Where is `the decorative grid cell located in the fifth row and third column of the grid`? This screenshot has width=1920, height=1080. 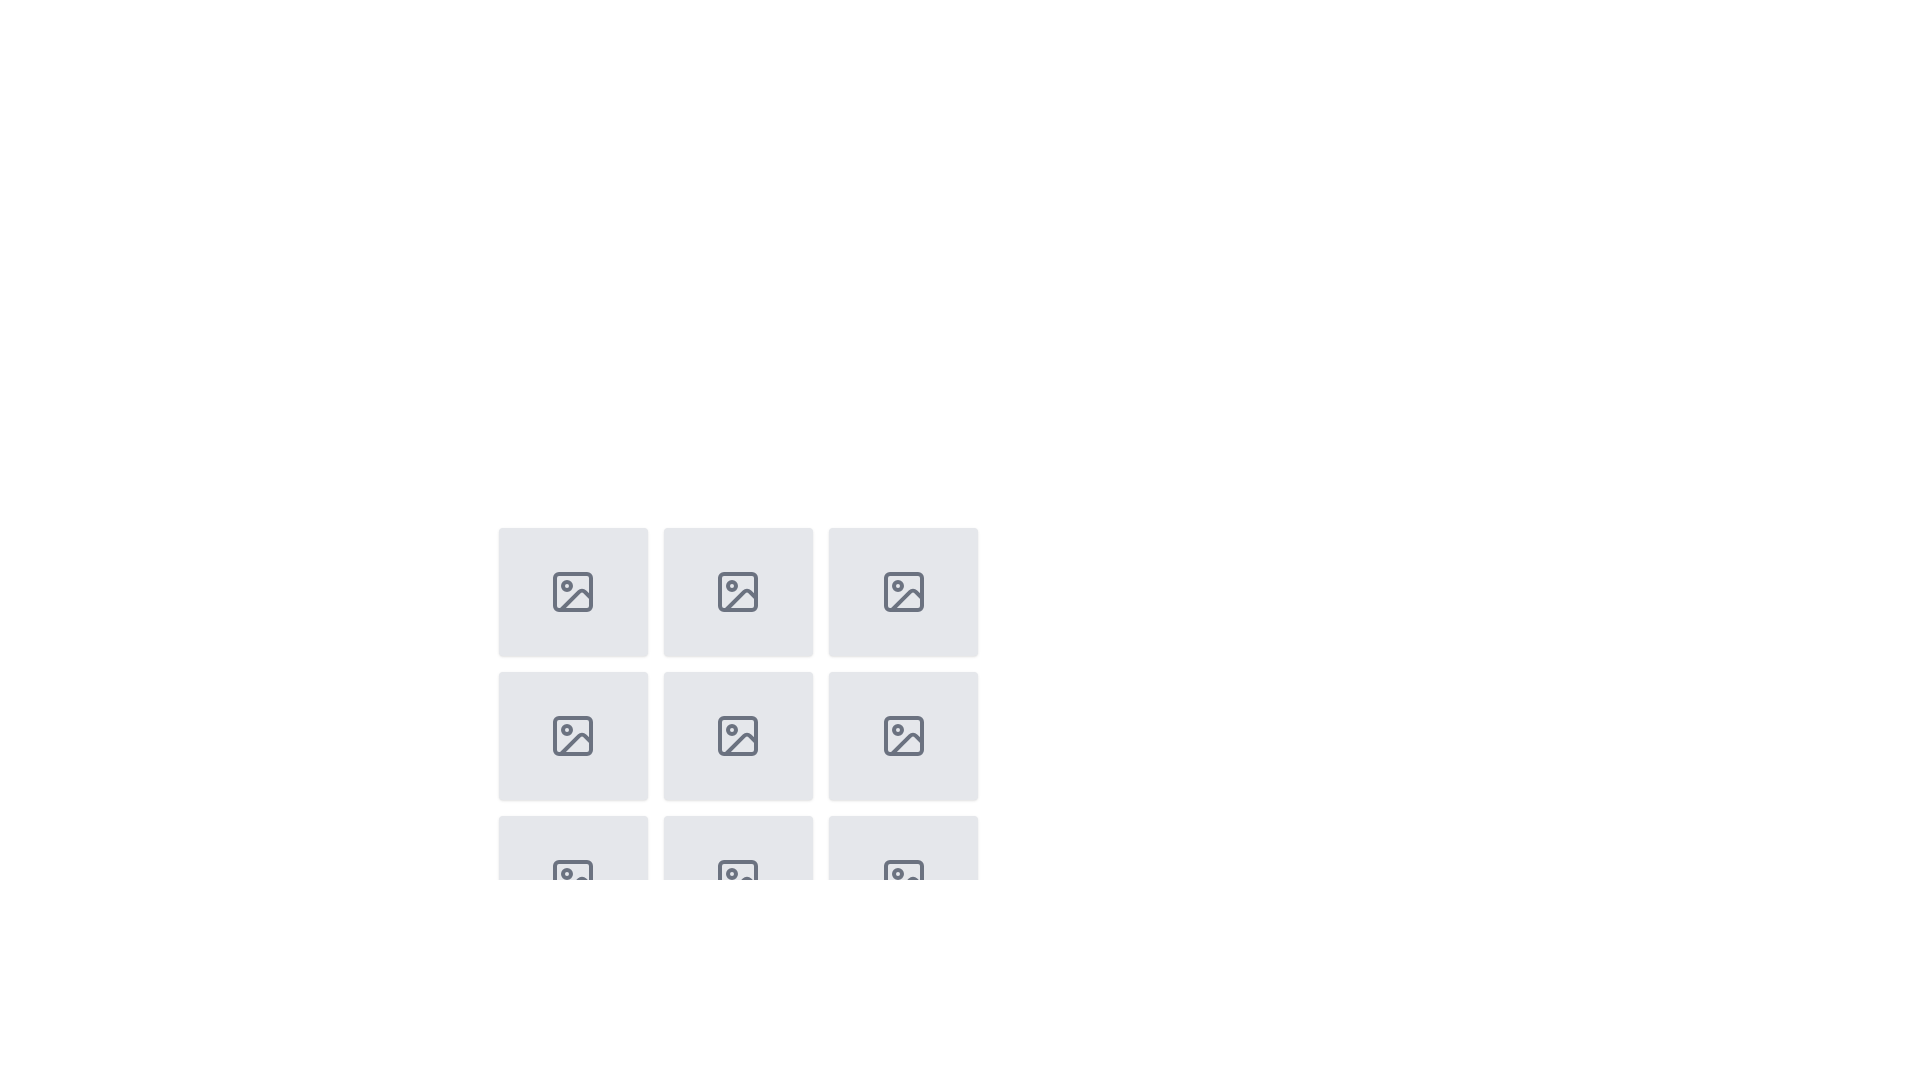
the decorative grid cell located in the fifth row and third column of the grid is located at coordinates (902, 736).